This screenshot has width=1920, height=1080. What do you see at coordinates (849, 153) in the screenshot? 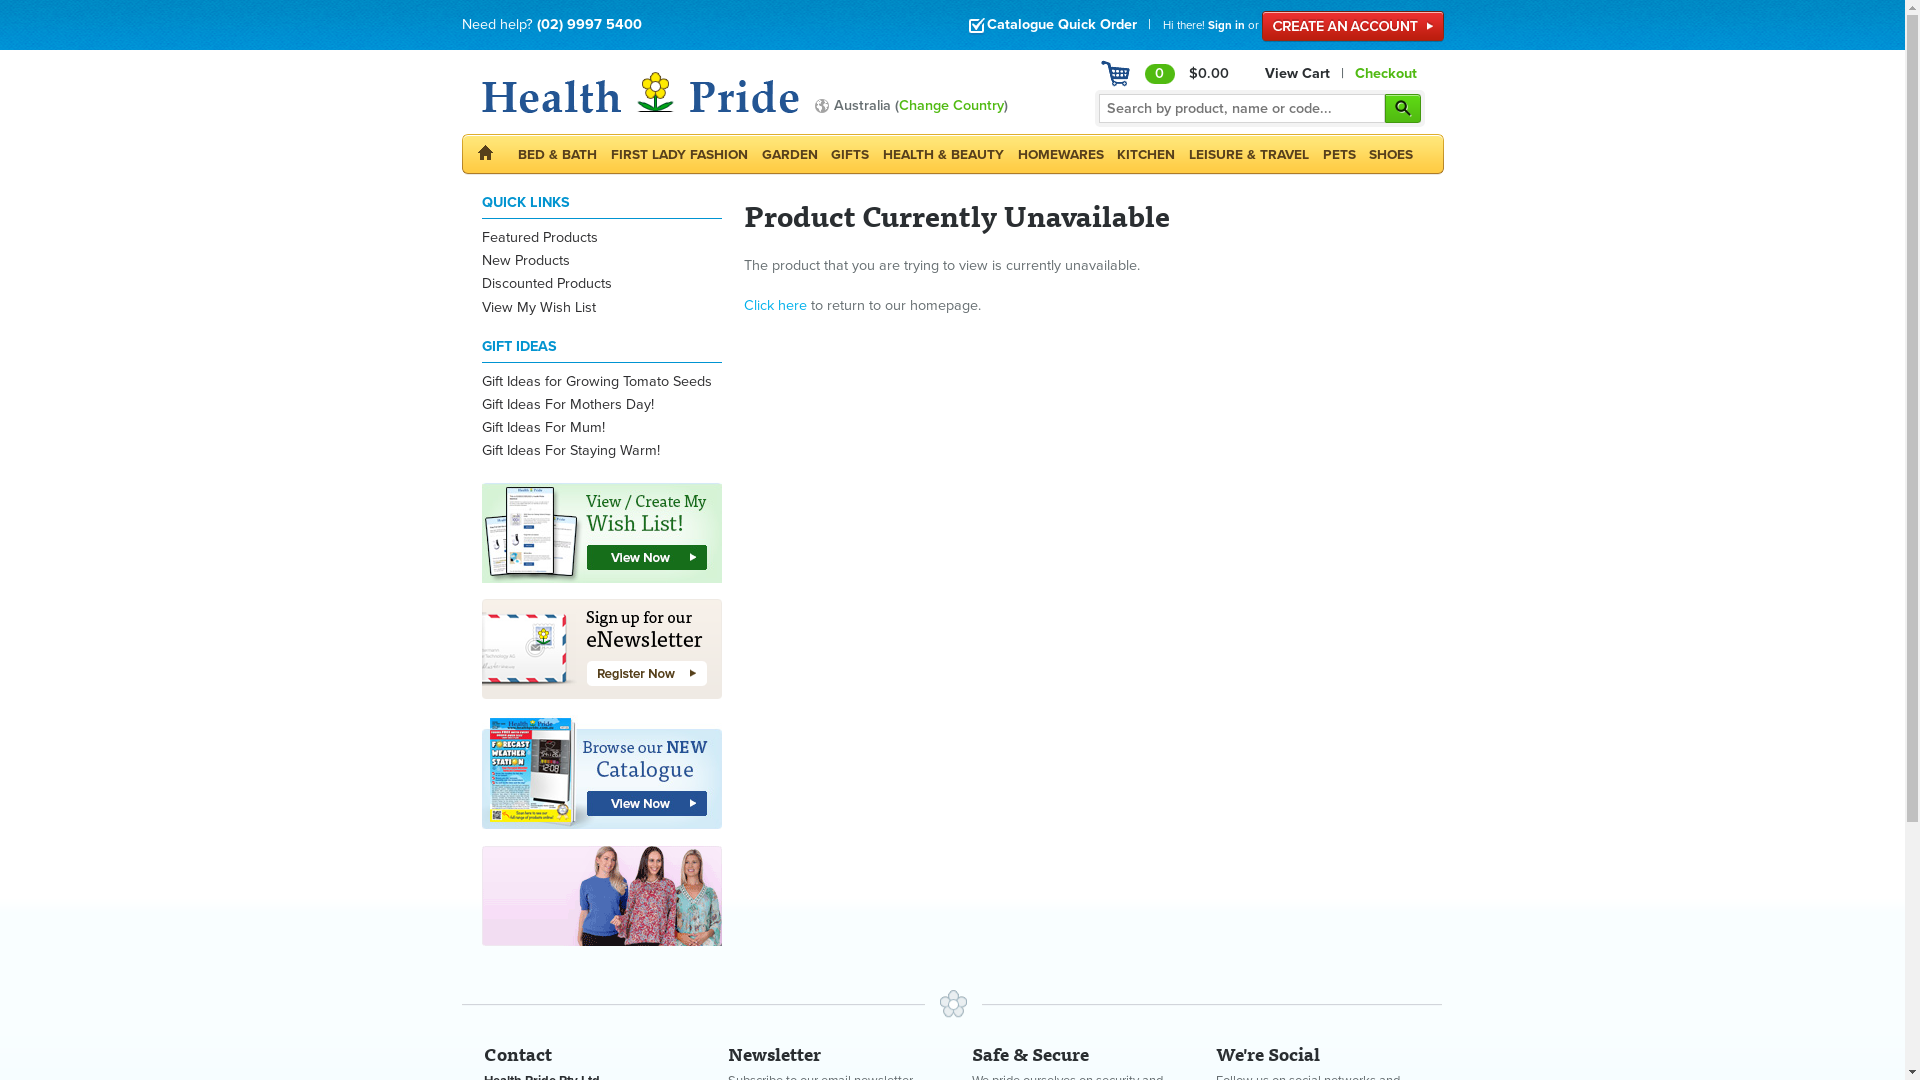
I see `'GIFTS'` at bounding box center [849, 153].